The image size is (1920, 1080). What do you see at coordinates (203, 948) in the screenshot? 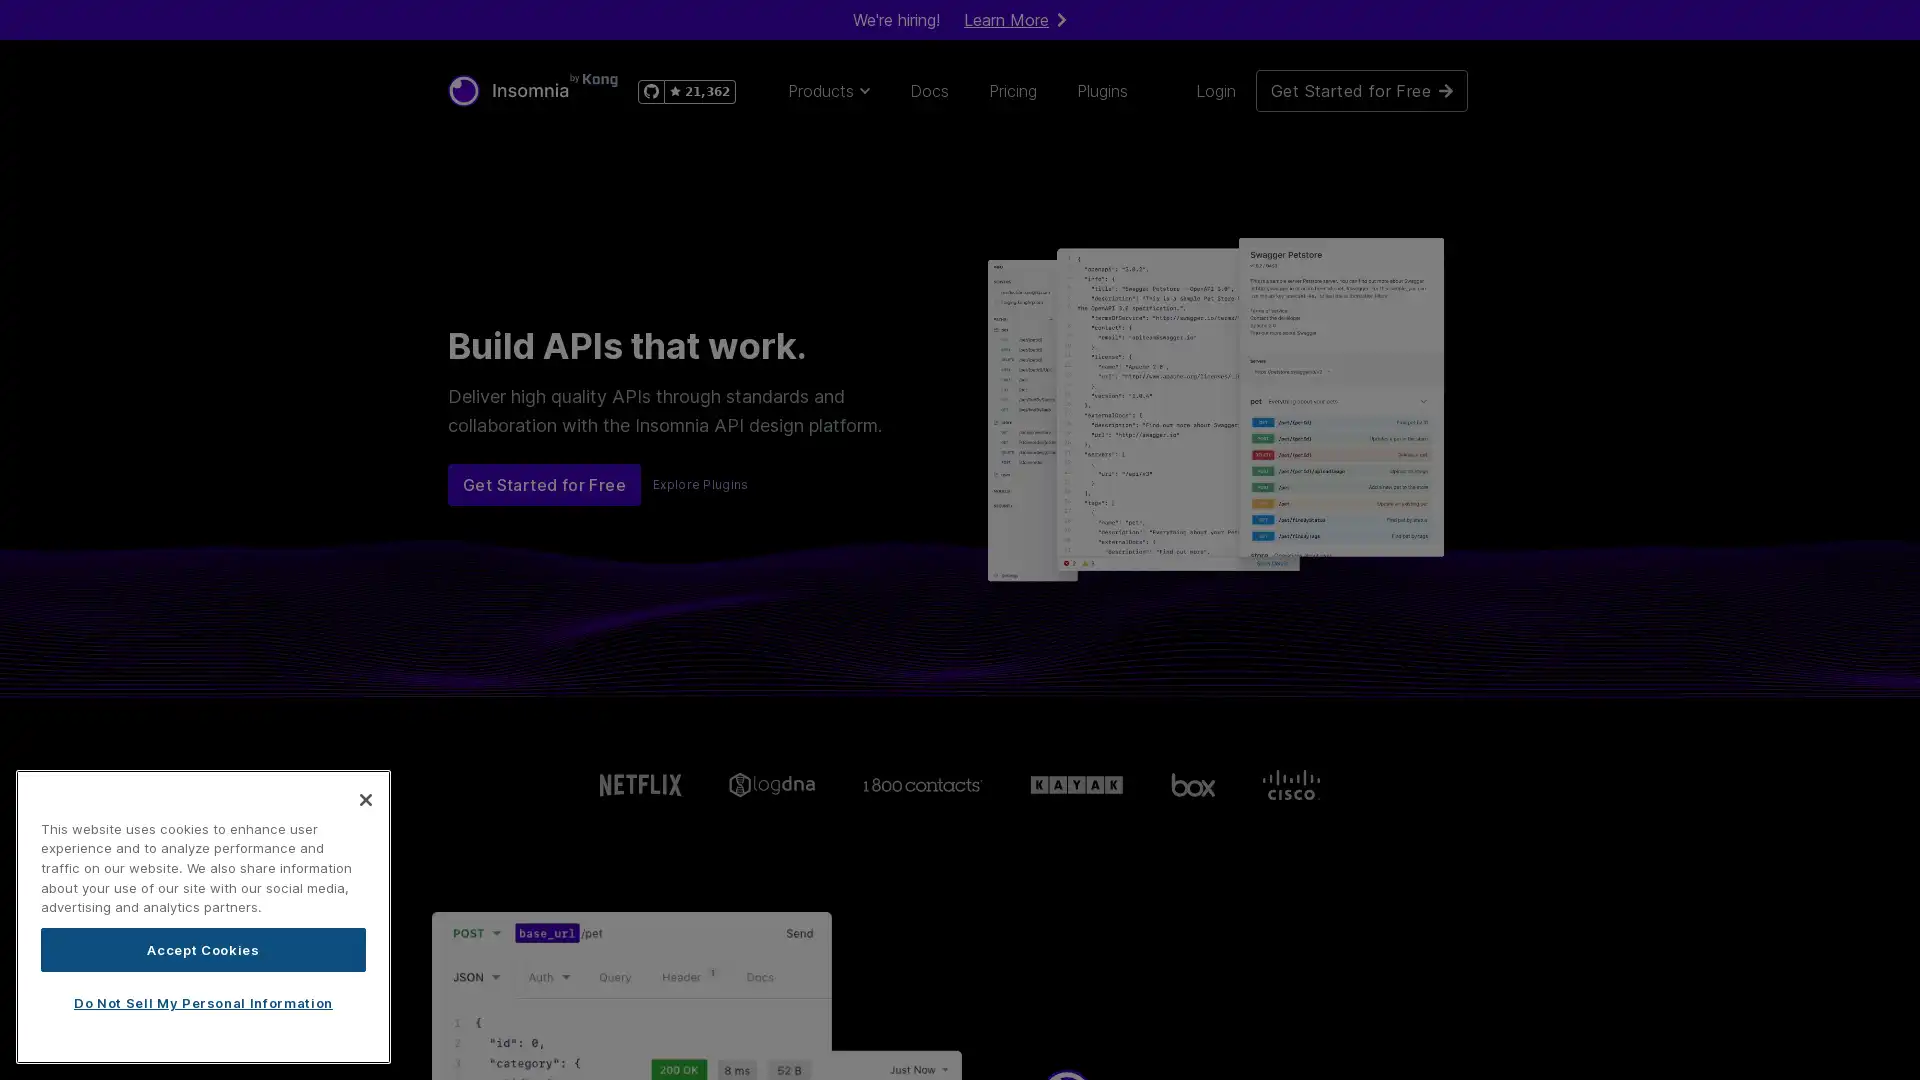
I see `Accept Cookies` at bounding box center [203, 948].